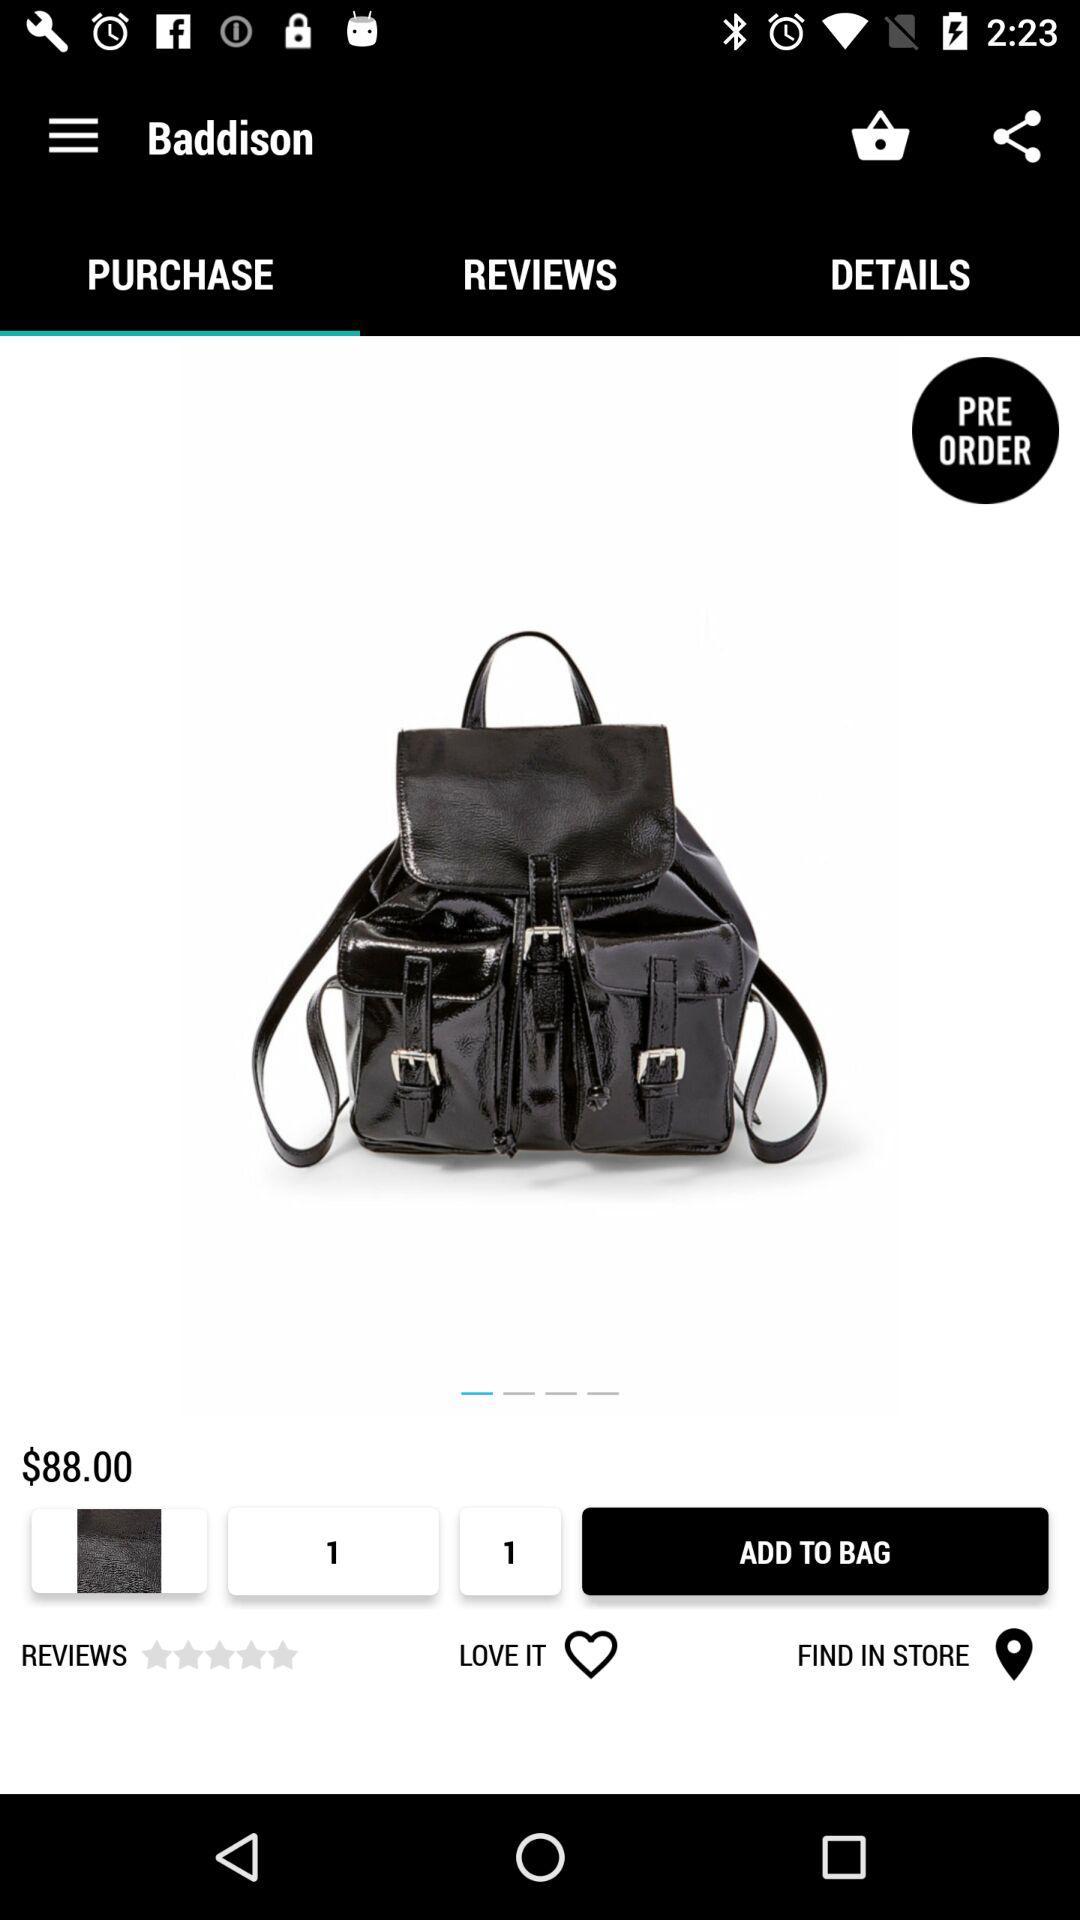 The image size is (1080, 1920). I want to click on icon below the purchase, so click(540, 876).